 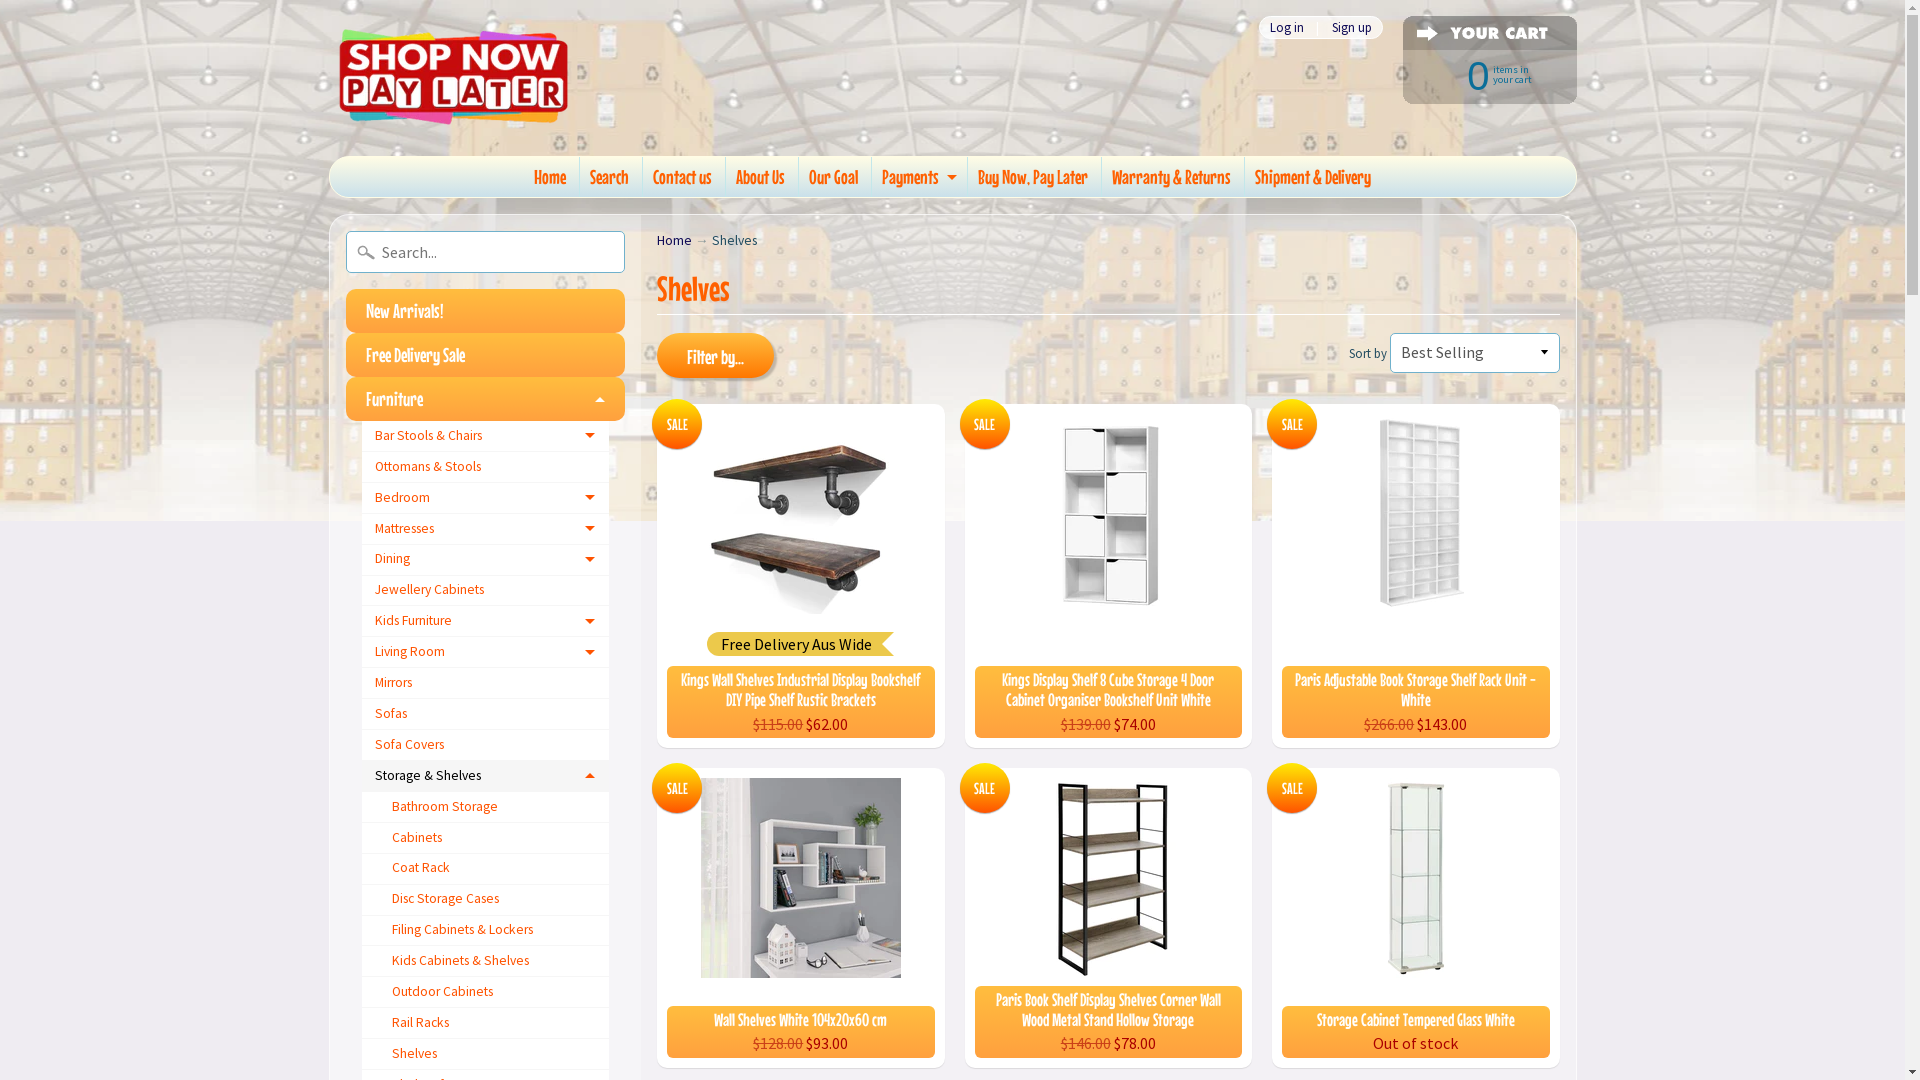 I want to click on 'Warranty & Returns', so click(x=1171, y=176).